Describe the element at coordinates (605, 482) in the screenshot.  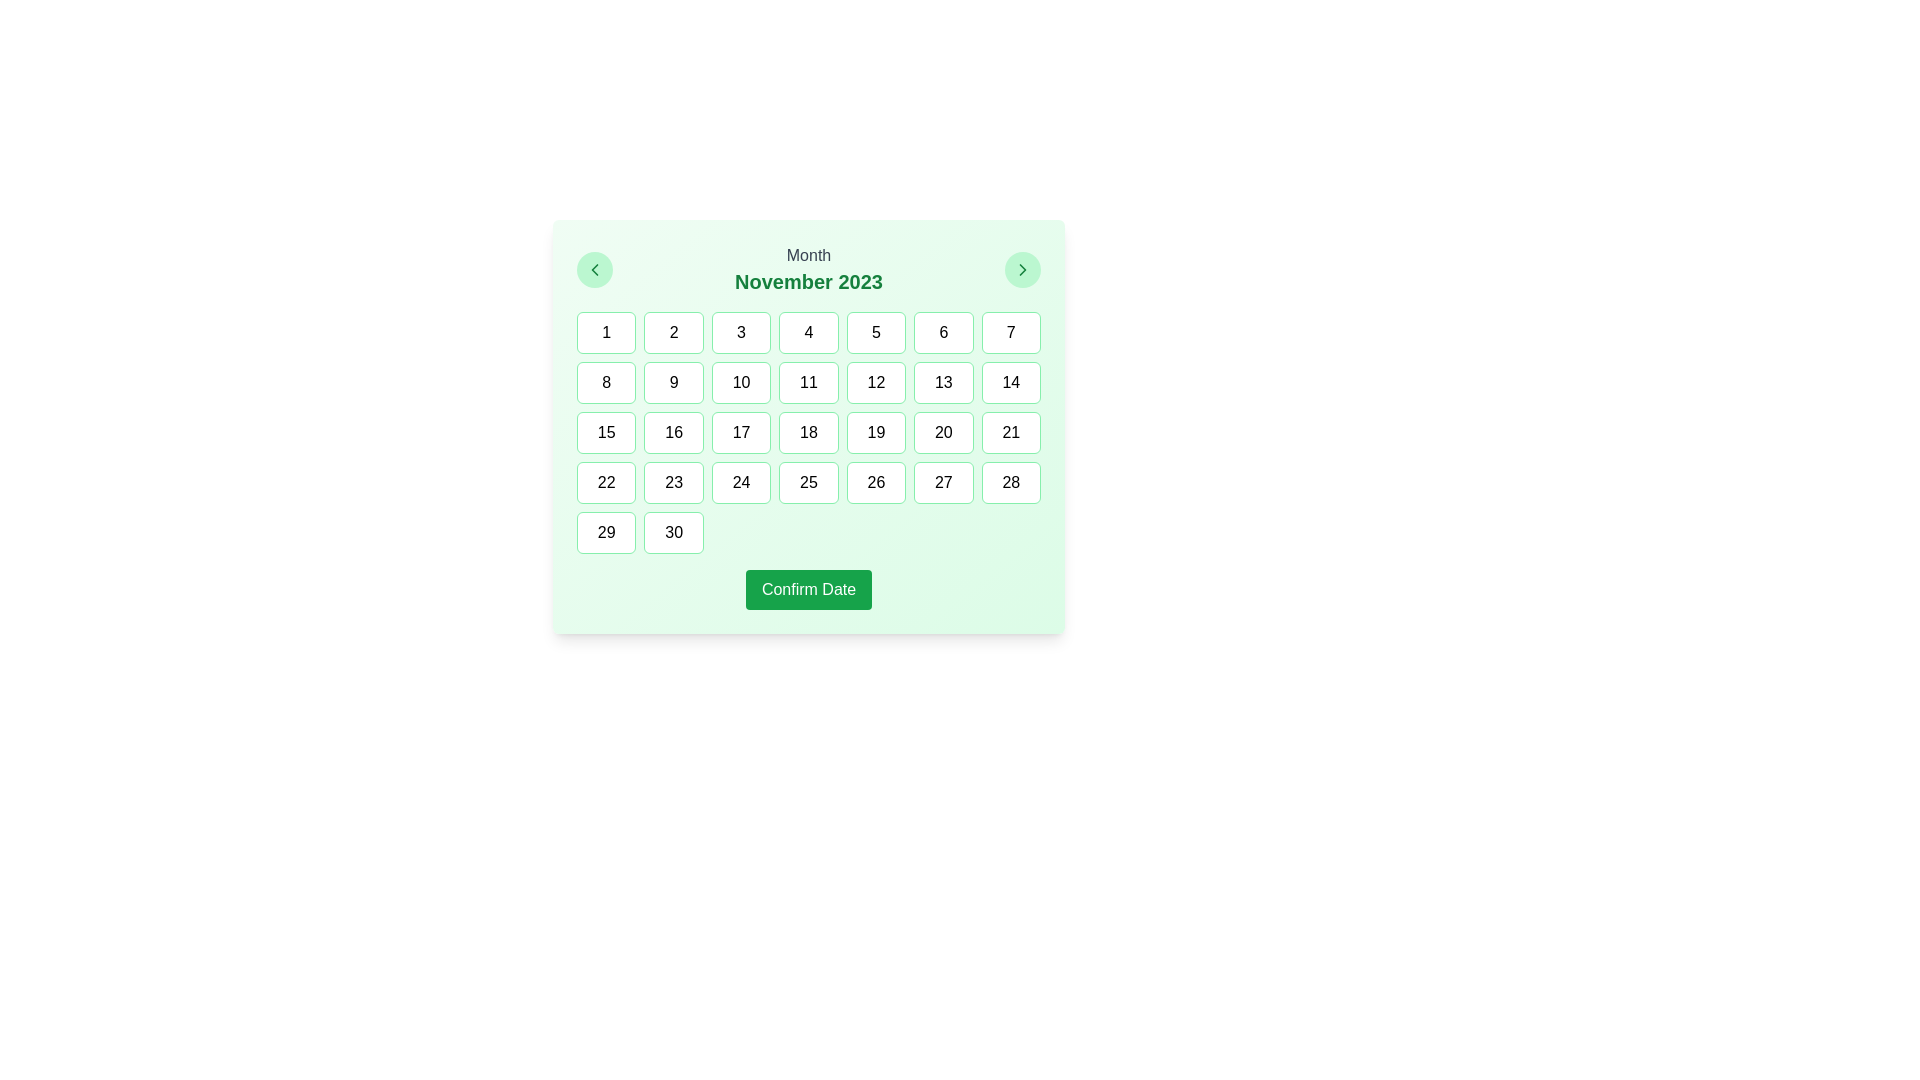
I see `the small rectangular button with a white background and green border, containing the number '22' in black font` at that location.